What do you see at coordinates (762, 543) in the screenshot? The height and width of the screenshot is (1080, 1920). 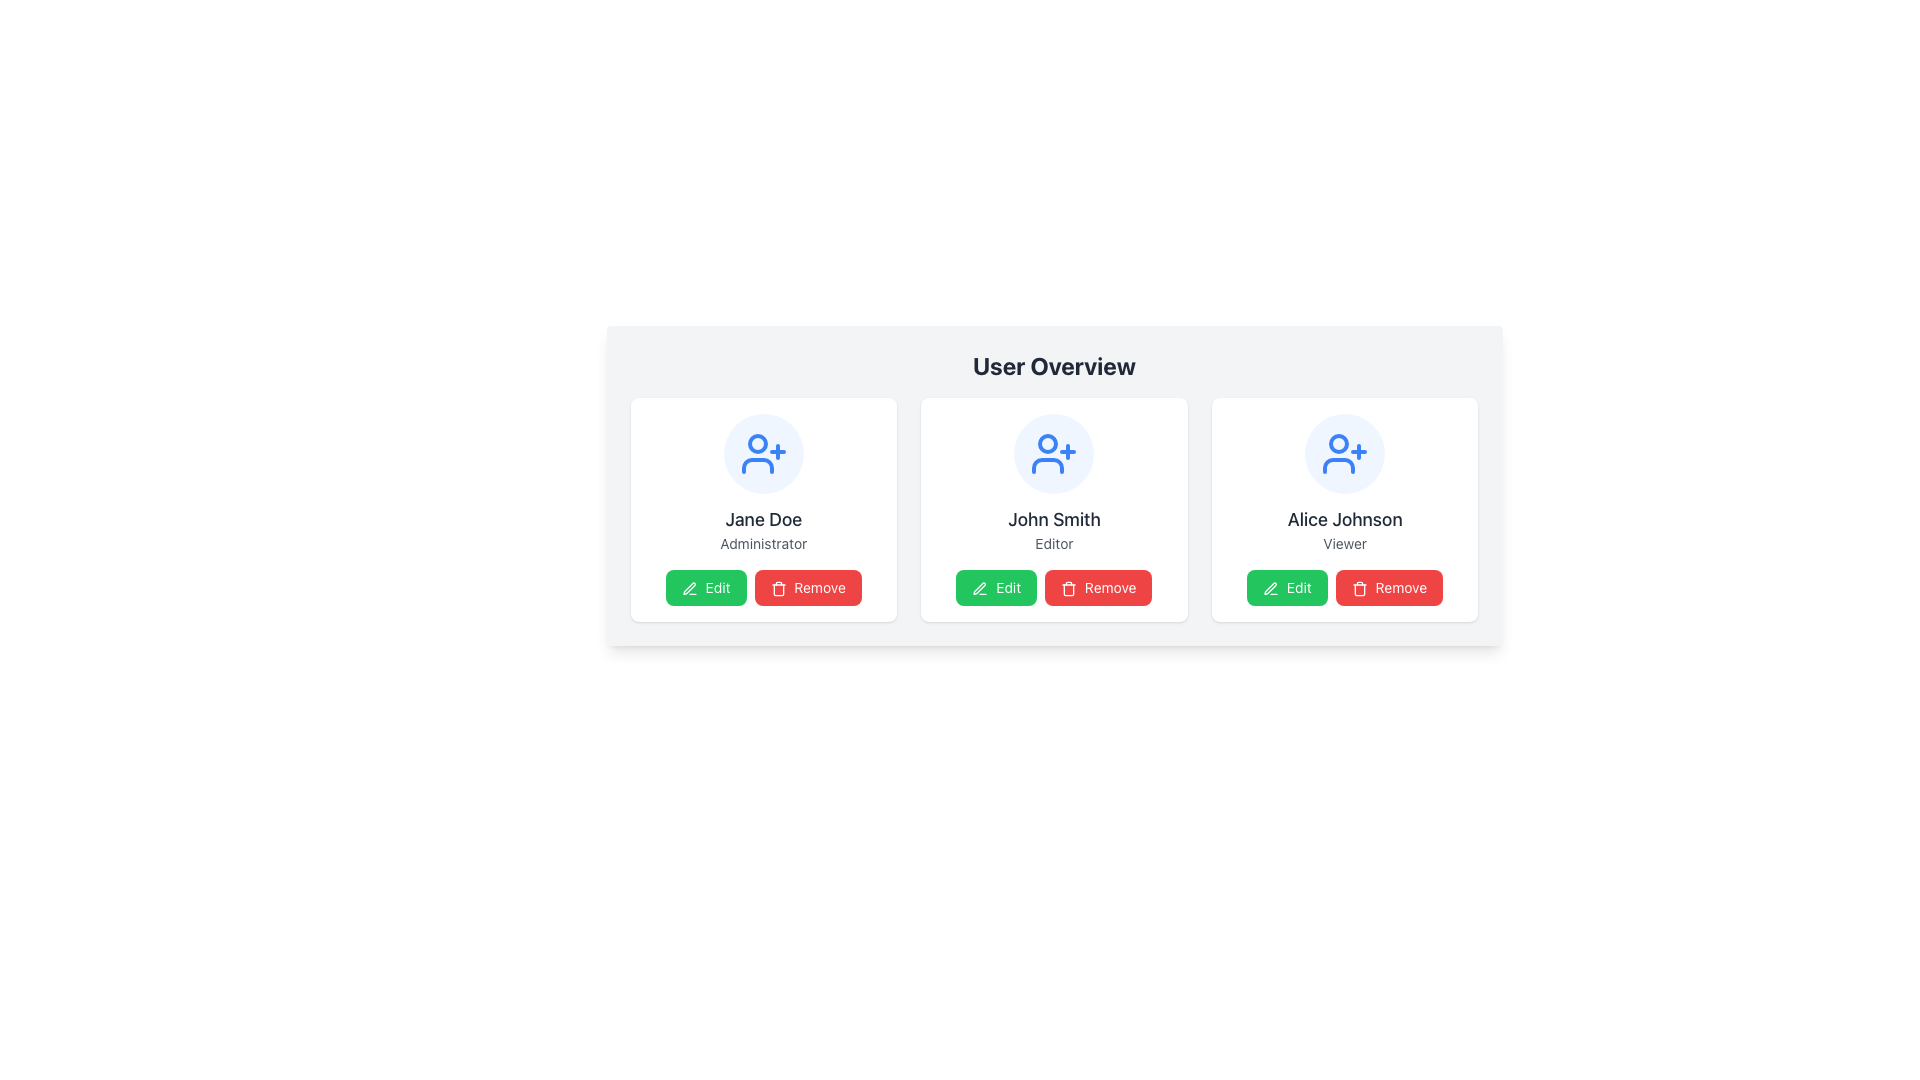 I see `the text label displaying 'Administrator' below 'Jane Doe'` at bounding box center [762, 543].